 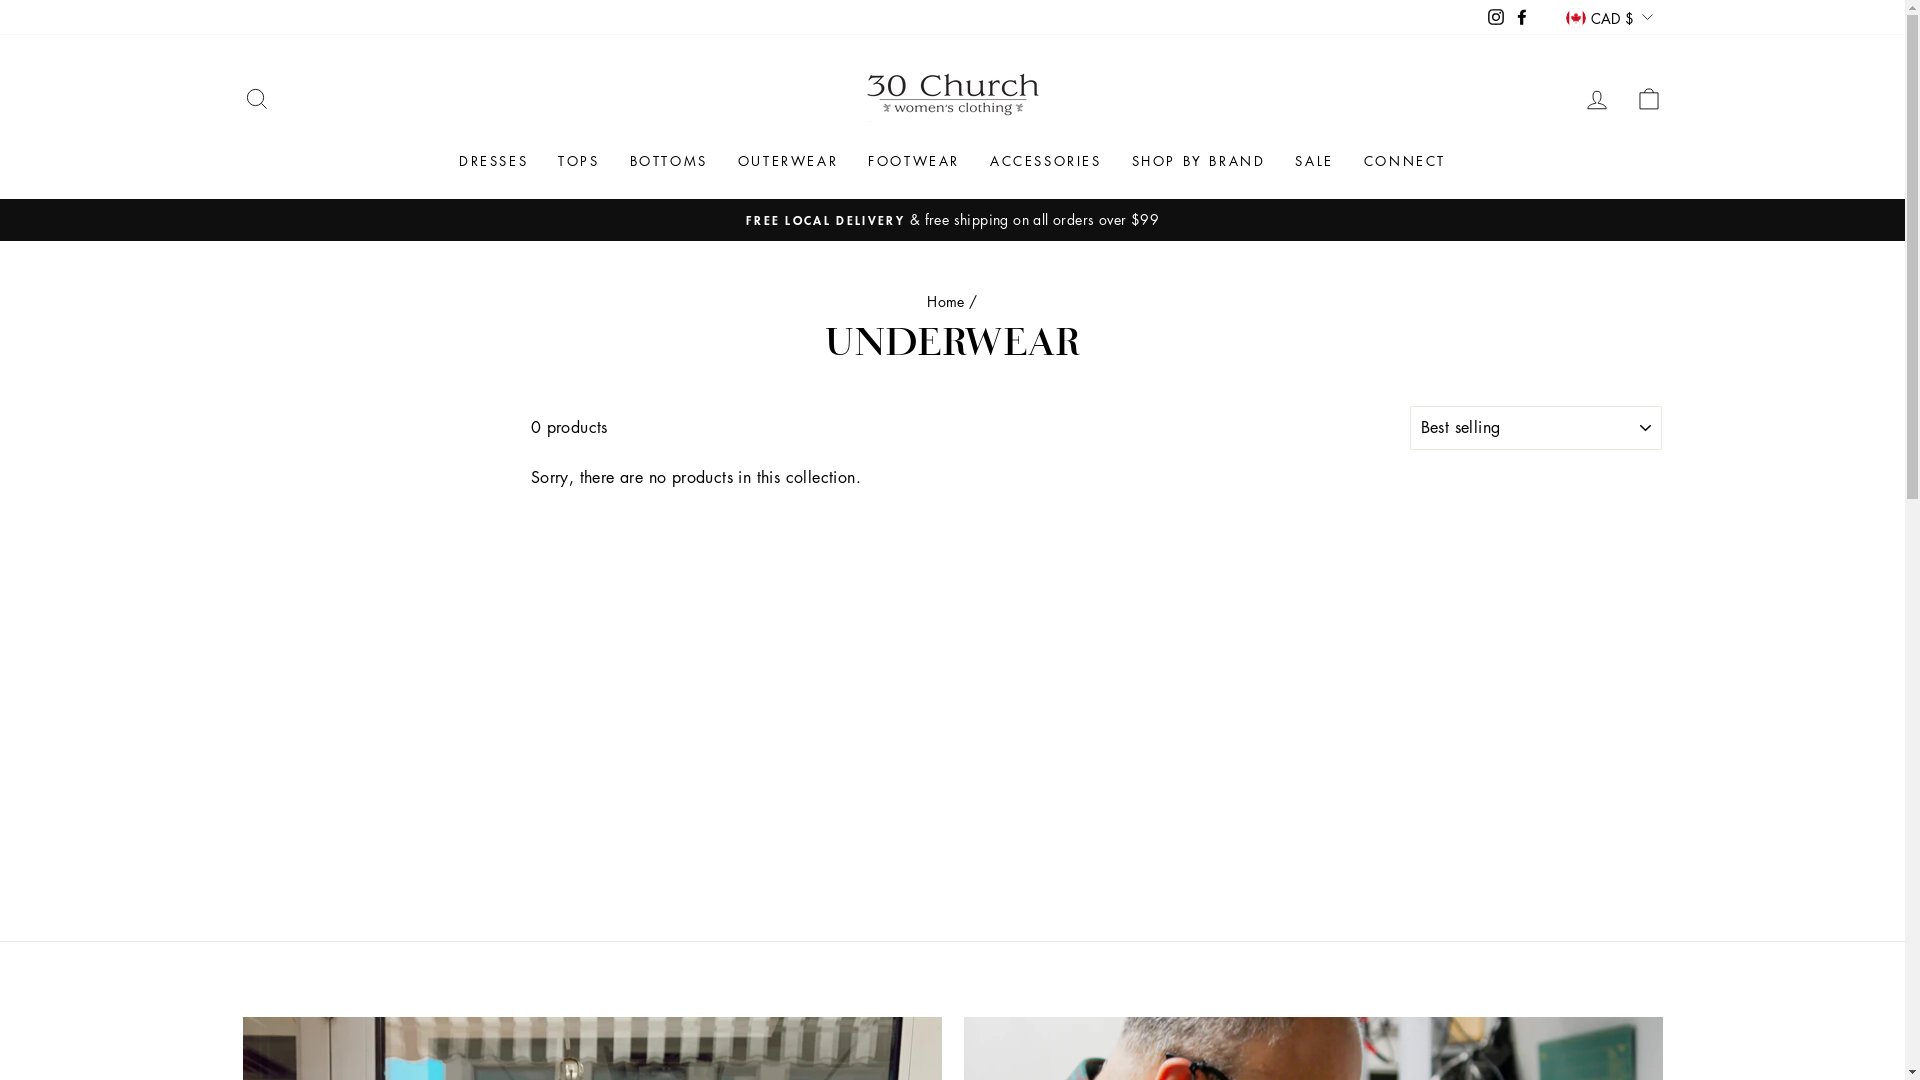 What do you see at coordinates (1199, 161) in the screenshot?
I see `'SHOP BY BRAND'` at bounding box center [1199, 161].